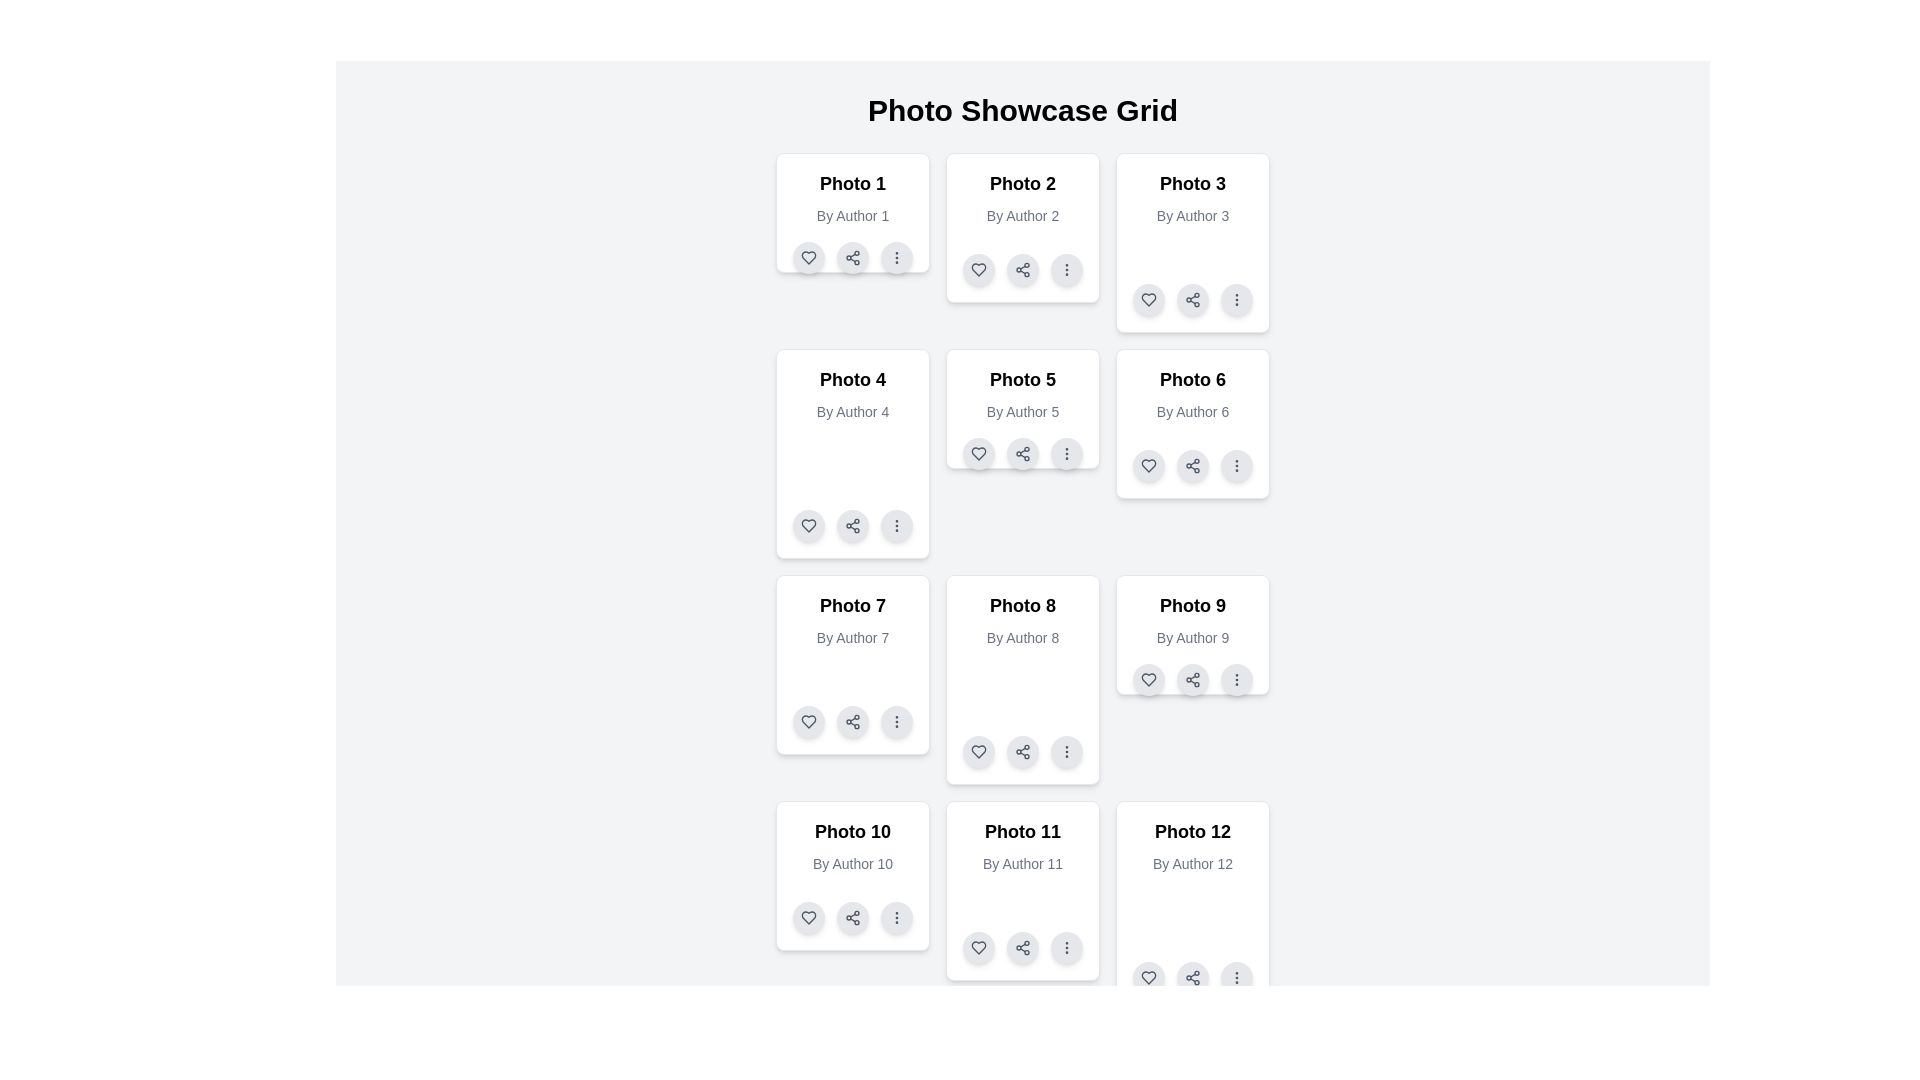 Image resolution: width=1920 pixels, height=1080 pixels. What do you see at coordinates (809, 524) in the screenshot?
I see `the heart-shaped icon located` at bounding box center [809, 524].